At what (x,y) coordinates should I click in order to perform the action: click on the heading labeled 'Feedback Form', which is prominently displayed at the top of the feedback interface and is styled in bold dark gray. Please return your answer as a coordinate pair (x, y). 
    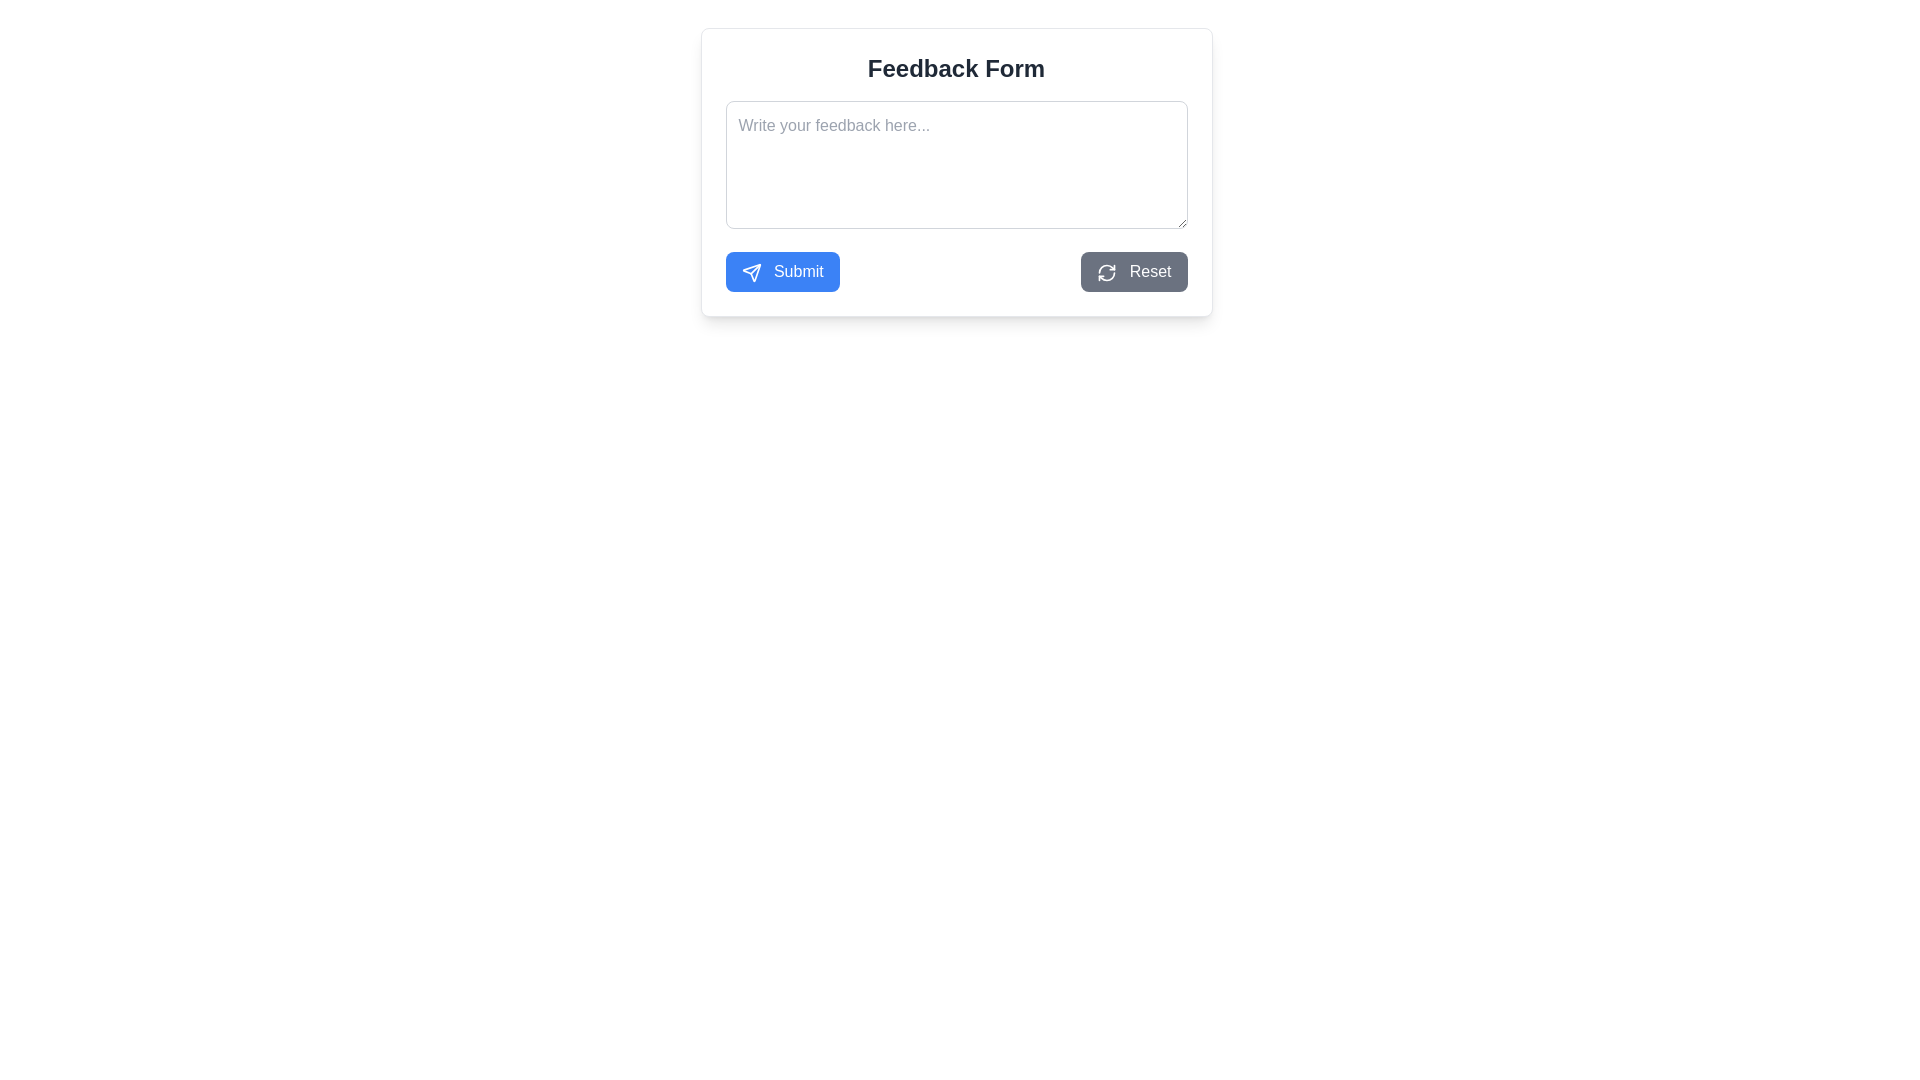
    Looking at the image, I should click on (955, 68).